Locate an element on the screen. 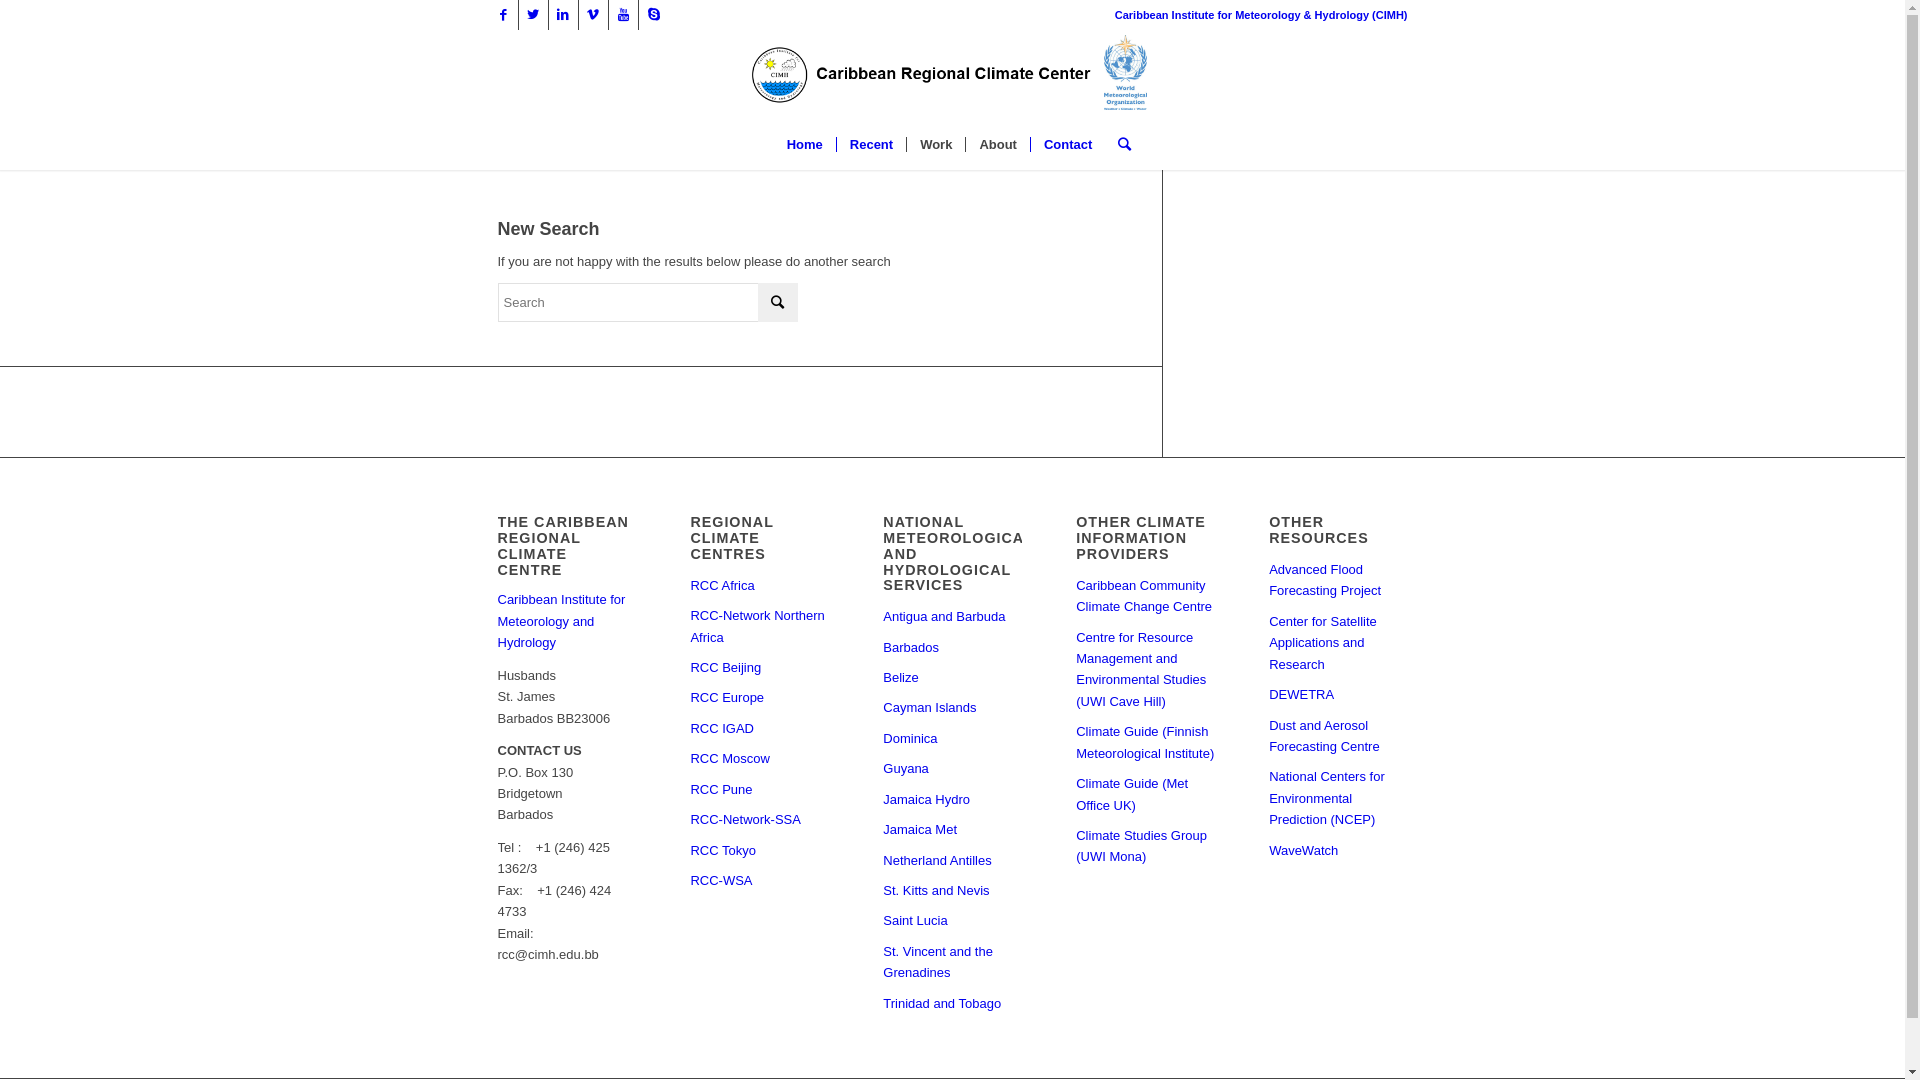  'Linkedin' is located at coordinates (561, 15).